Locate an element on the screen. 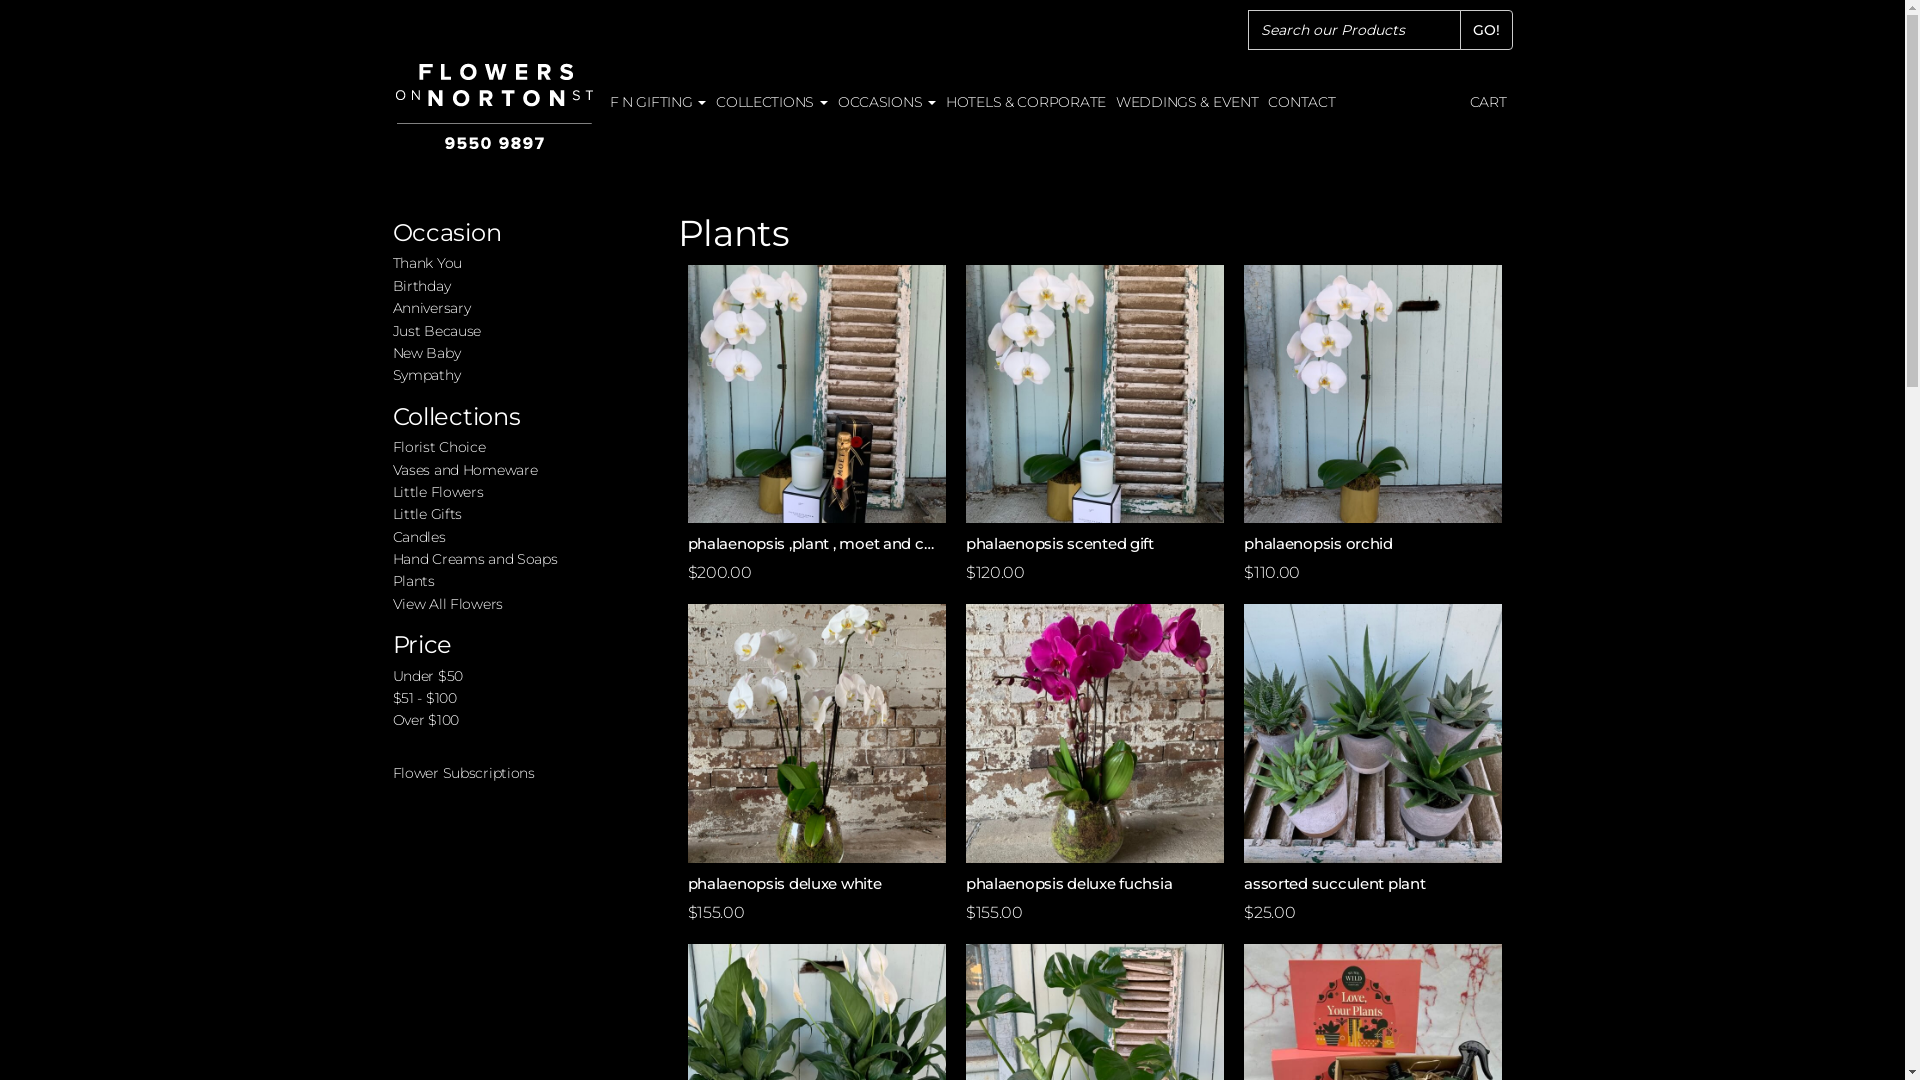  'Plants' is located at coordinates (411, 581).